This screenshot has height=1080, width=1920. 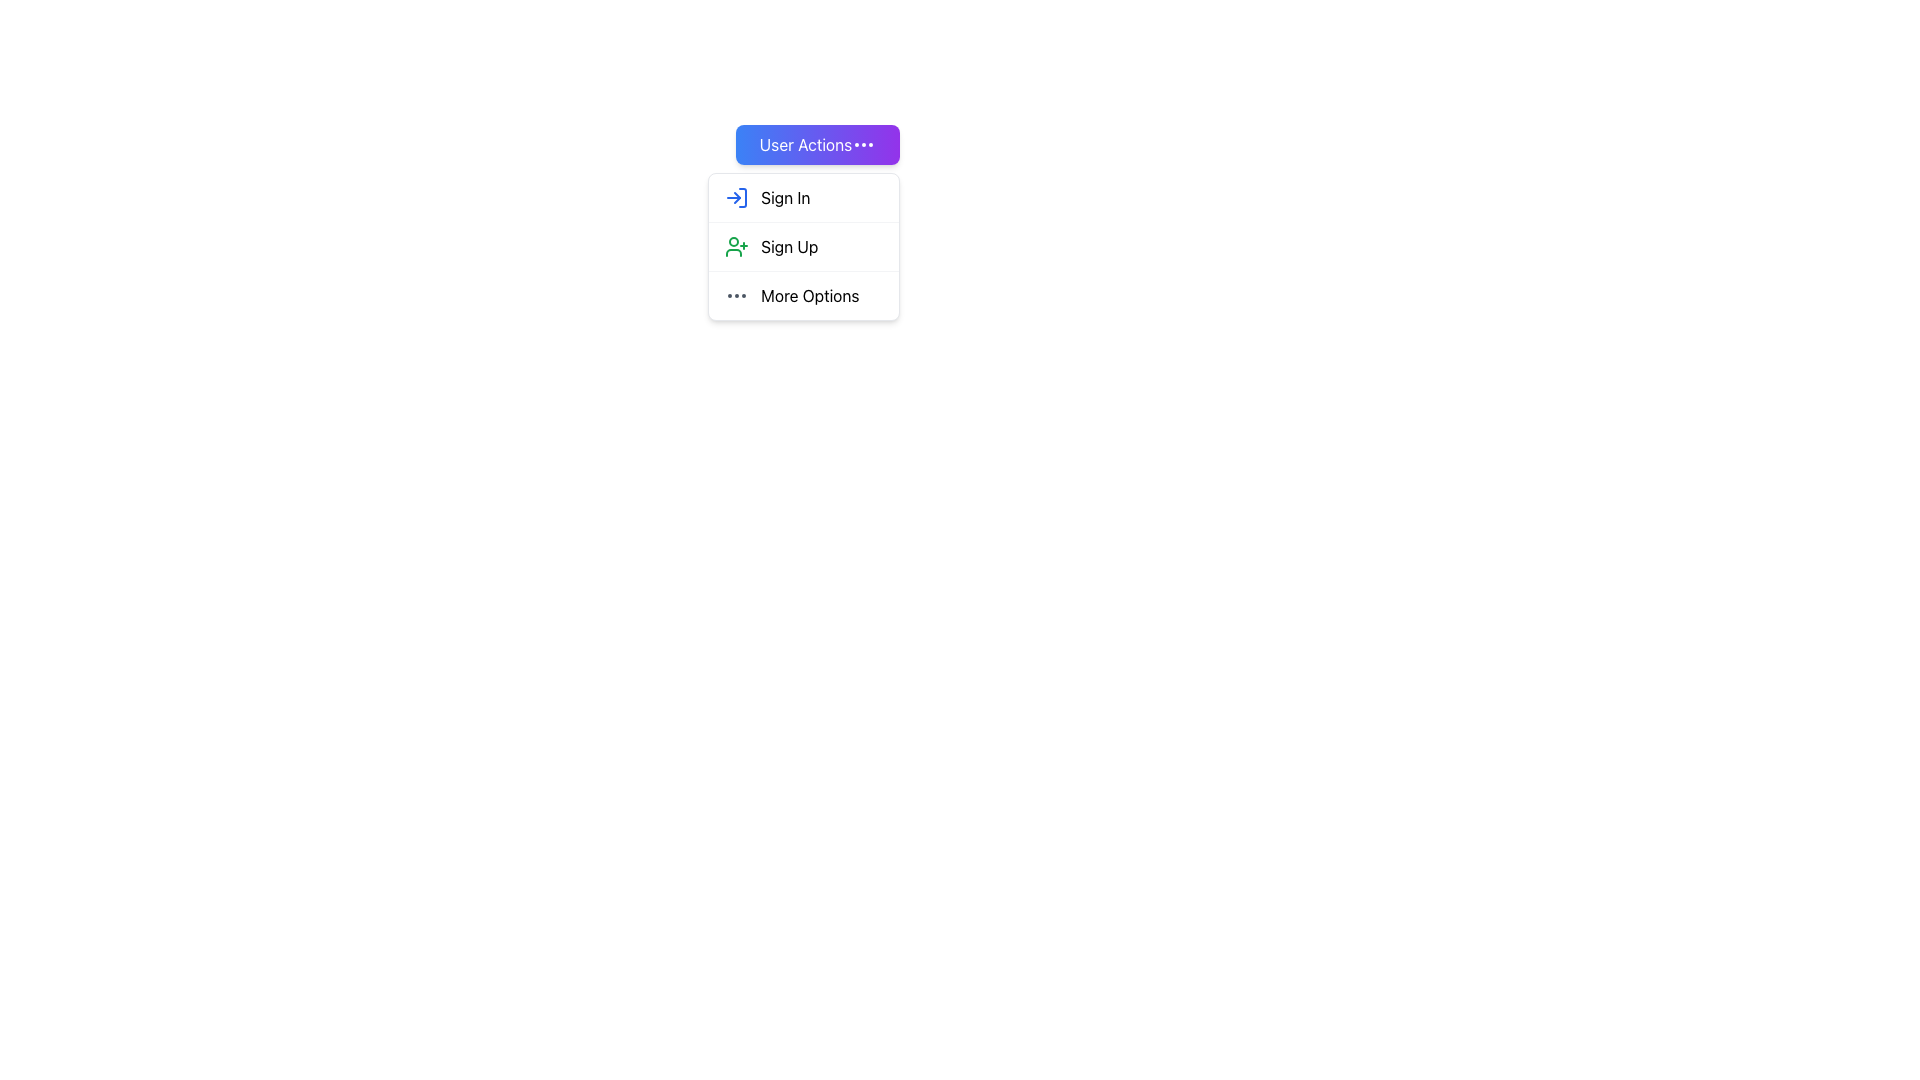 What do you see at coordinates (804, 295) in the screenshot?
I see `the 'More Options' menu item located at the bottom of the dropdown menu` at bounding box center [804, 295].